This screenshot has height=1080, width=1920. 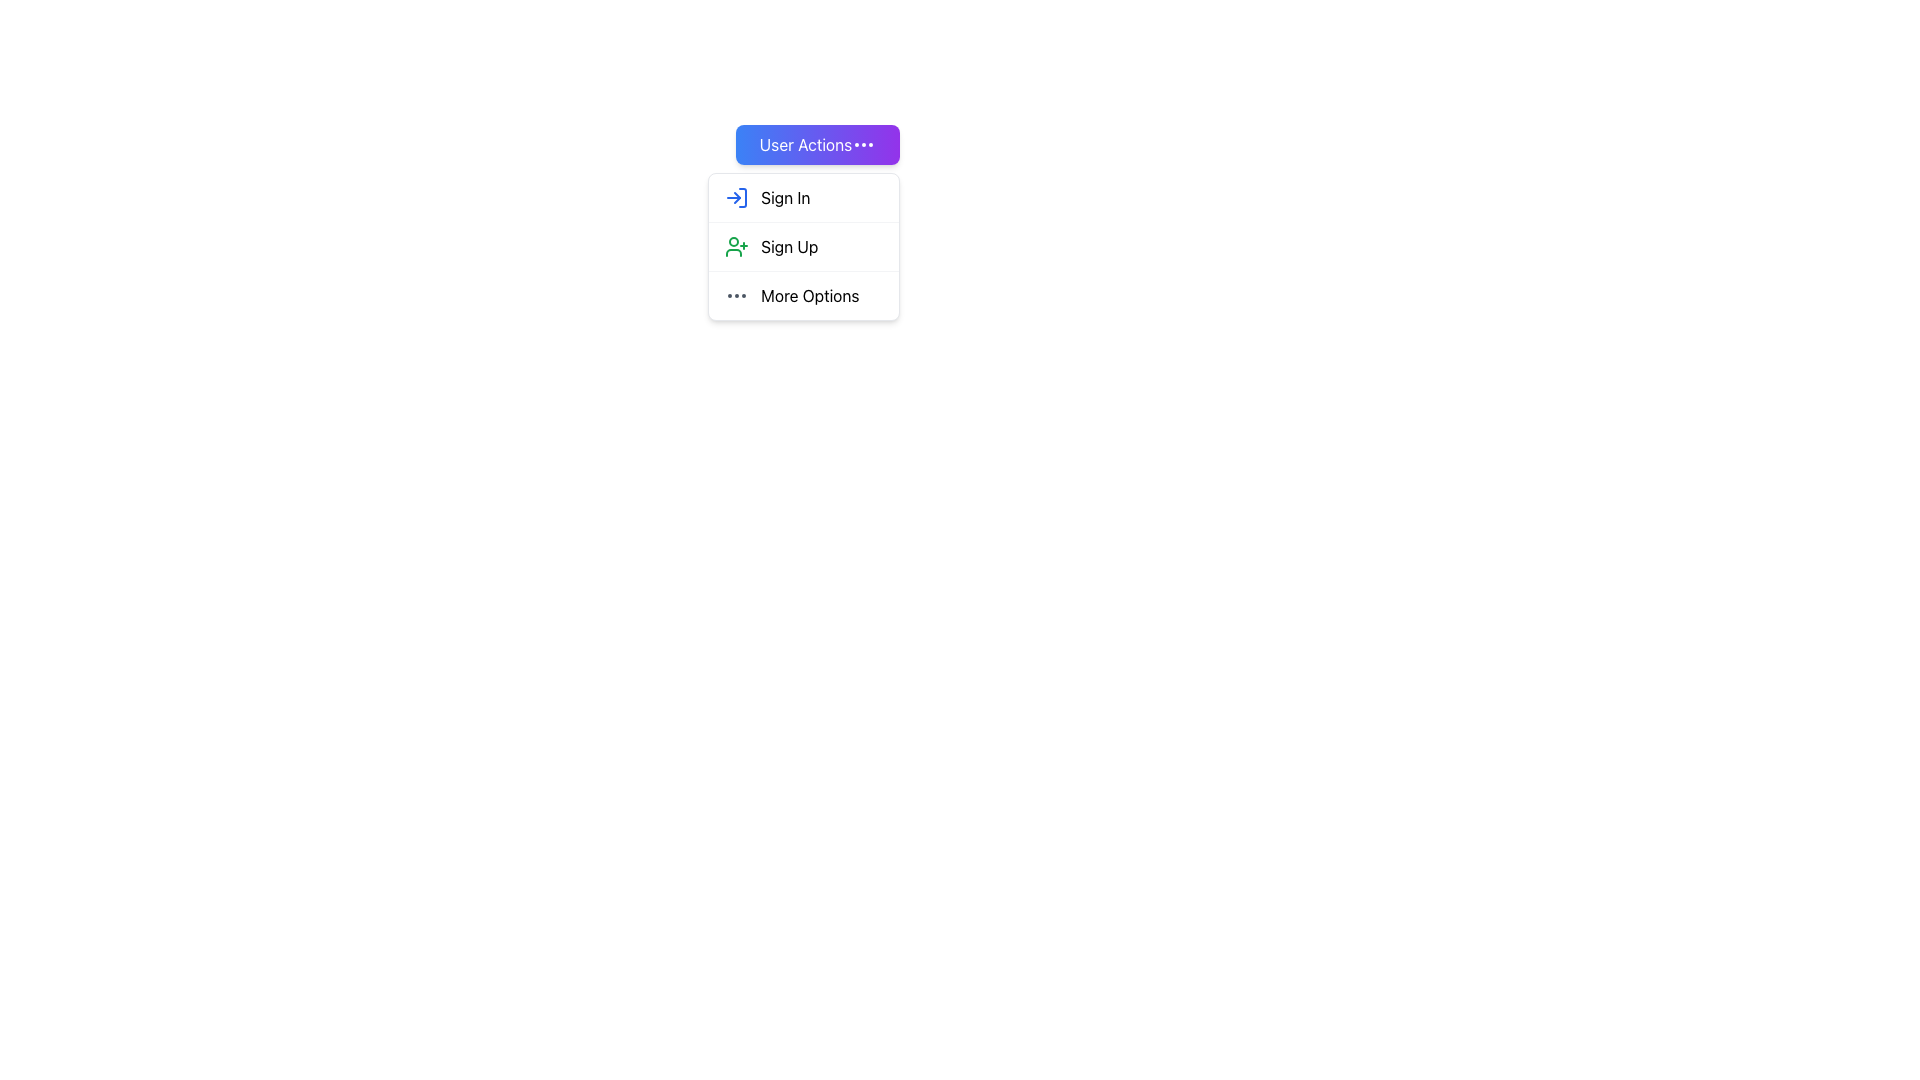 What do you see at coordinates (804, 295) in the screenshot?
I see `the 'More Options' menu item located at the bottom of the dropdown menu` at bounding box center [804, 295].